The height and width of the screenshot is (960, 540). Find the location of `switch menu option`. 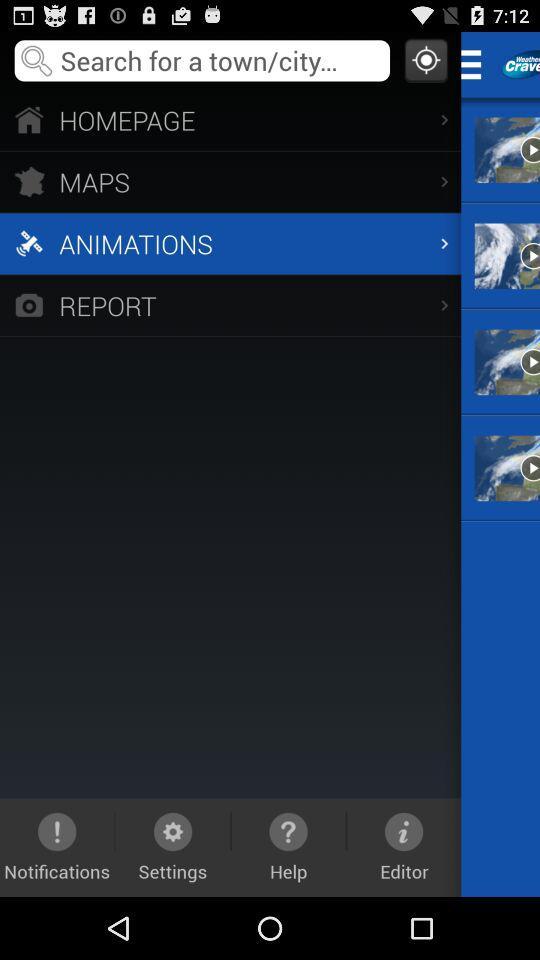

switch menu option is located at coordinates (476, 64).